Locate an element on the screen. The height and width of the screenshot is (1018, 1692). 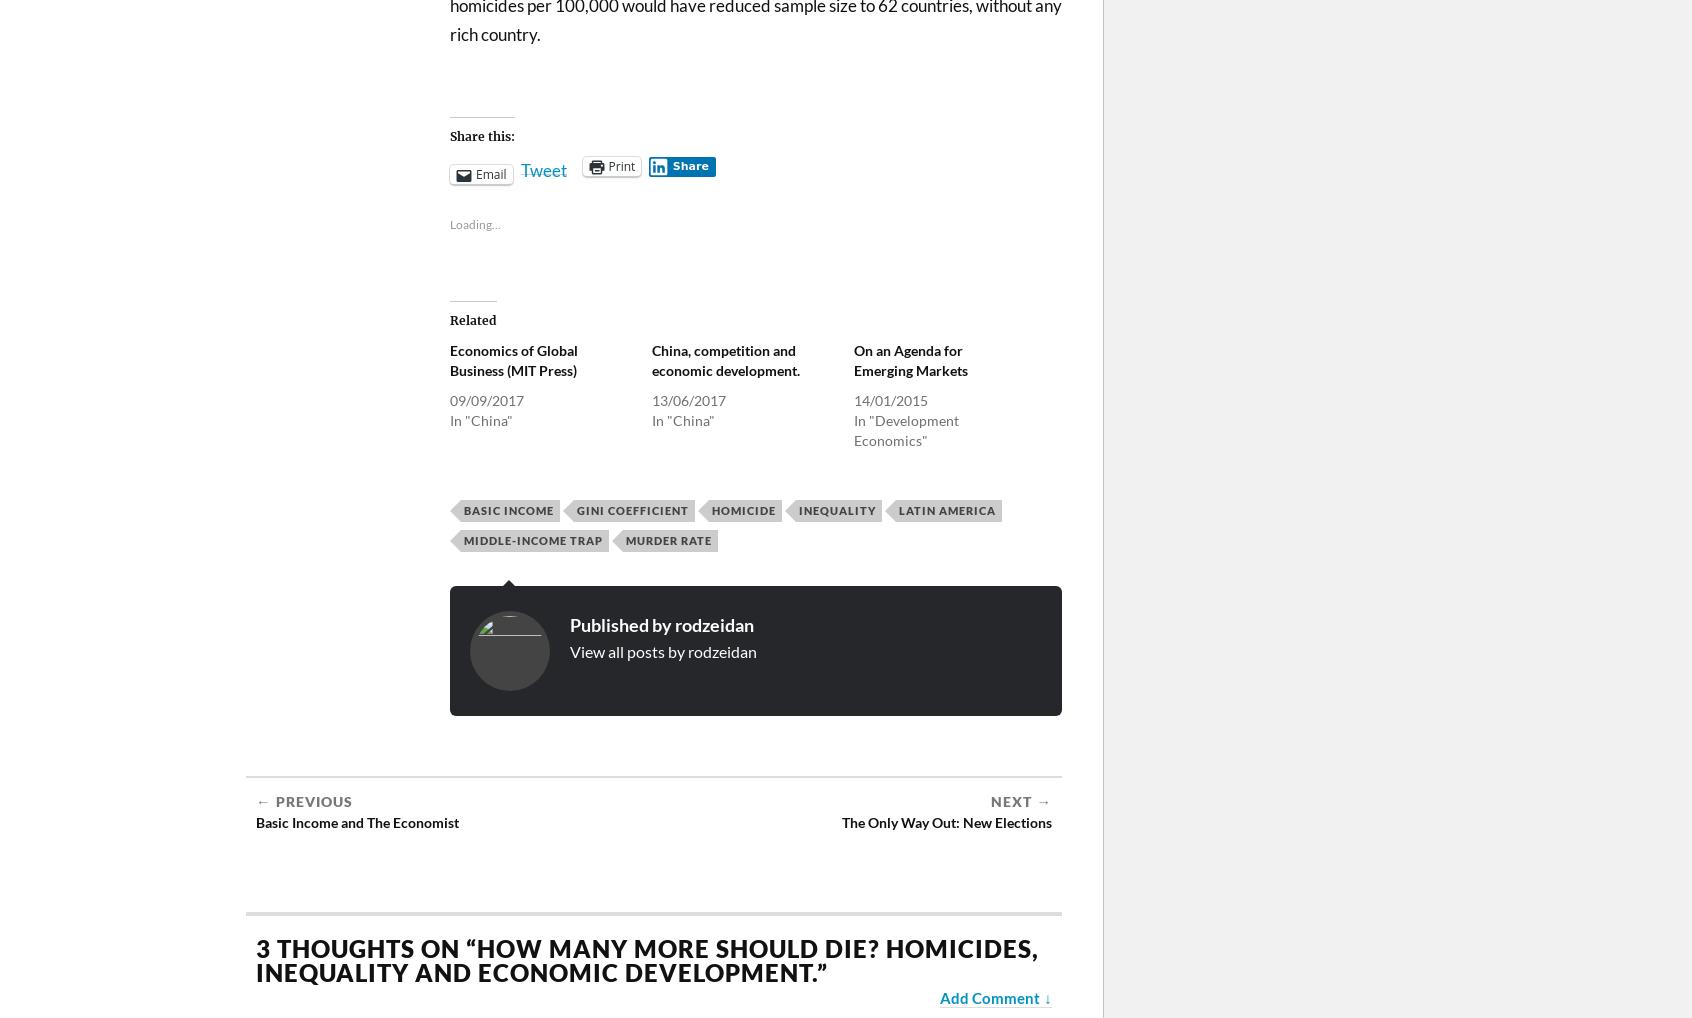
'basic income' is located at coordinates (462, 509).